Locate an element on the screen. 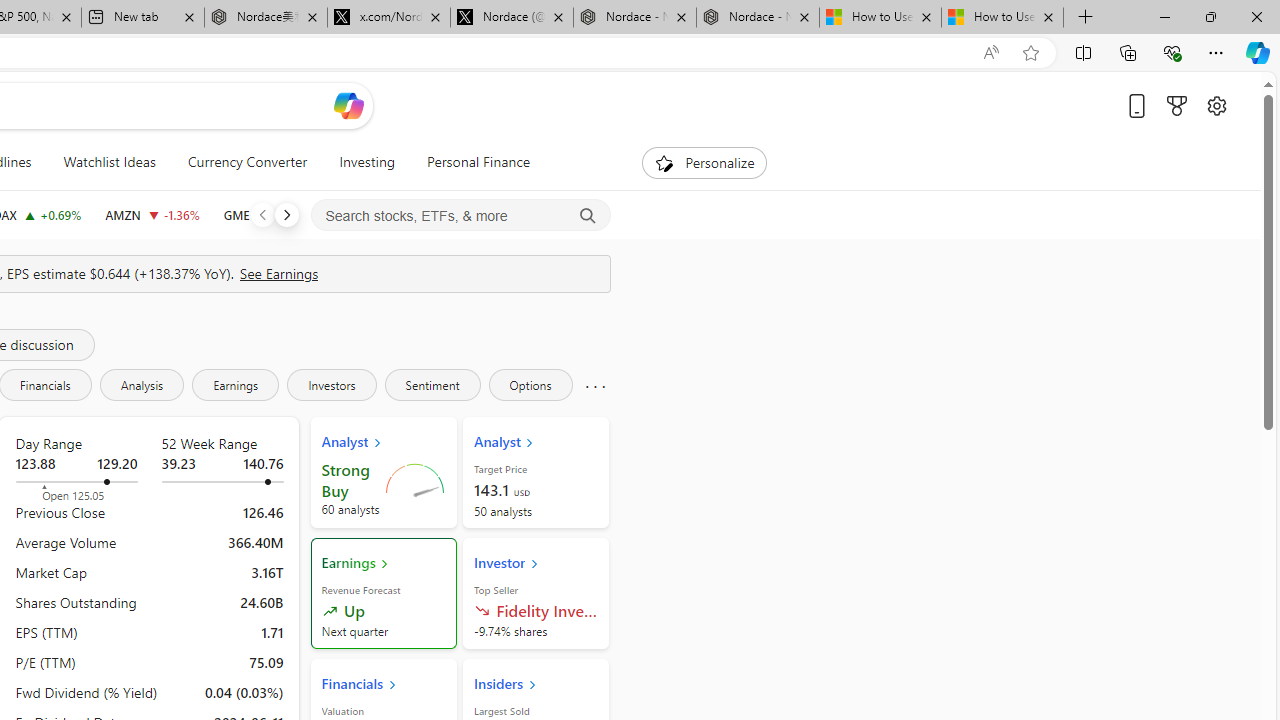 The image size is (1280, 720). 'Investors' is located at coordinates (332, 384).